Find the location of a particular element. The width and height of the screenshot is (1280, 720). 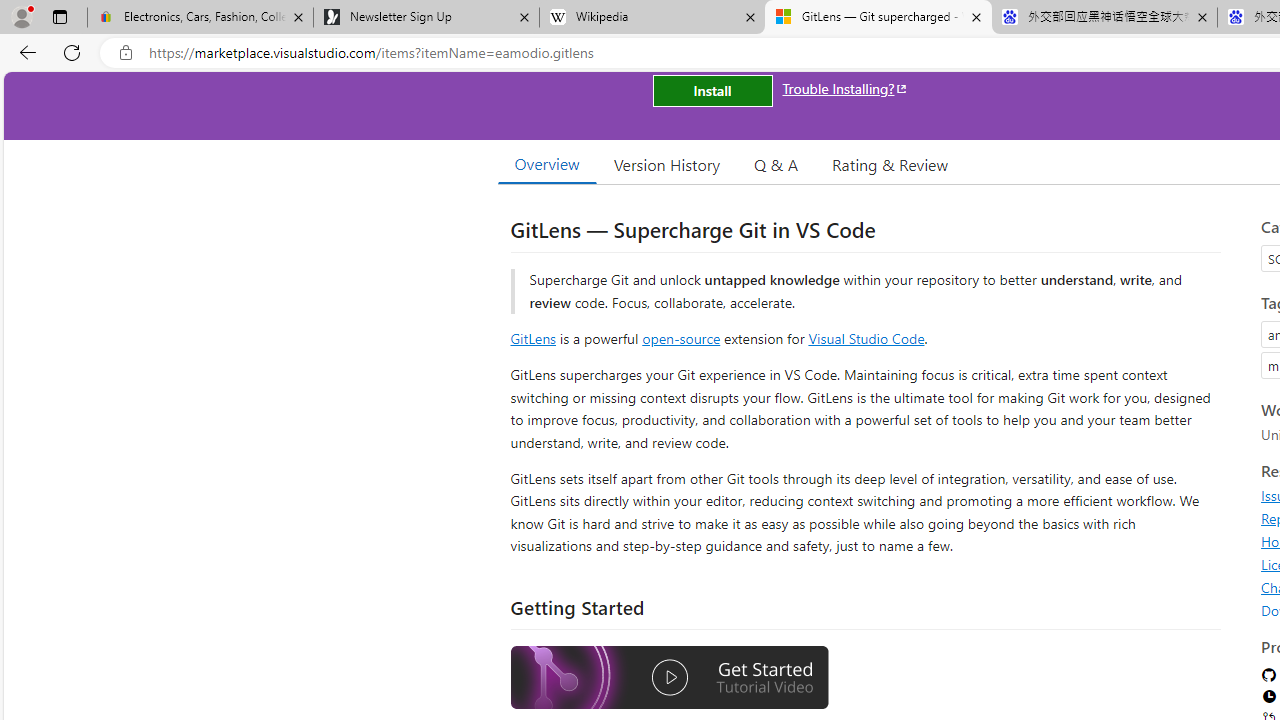

'open-source' is located at coordinates (681, 337).